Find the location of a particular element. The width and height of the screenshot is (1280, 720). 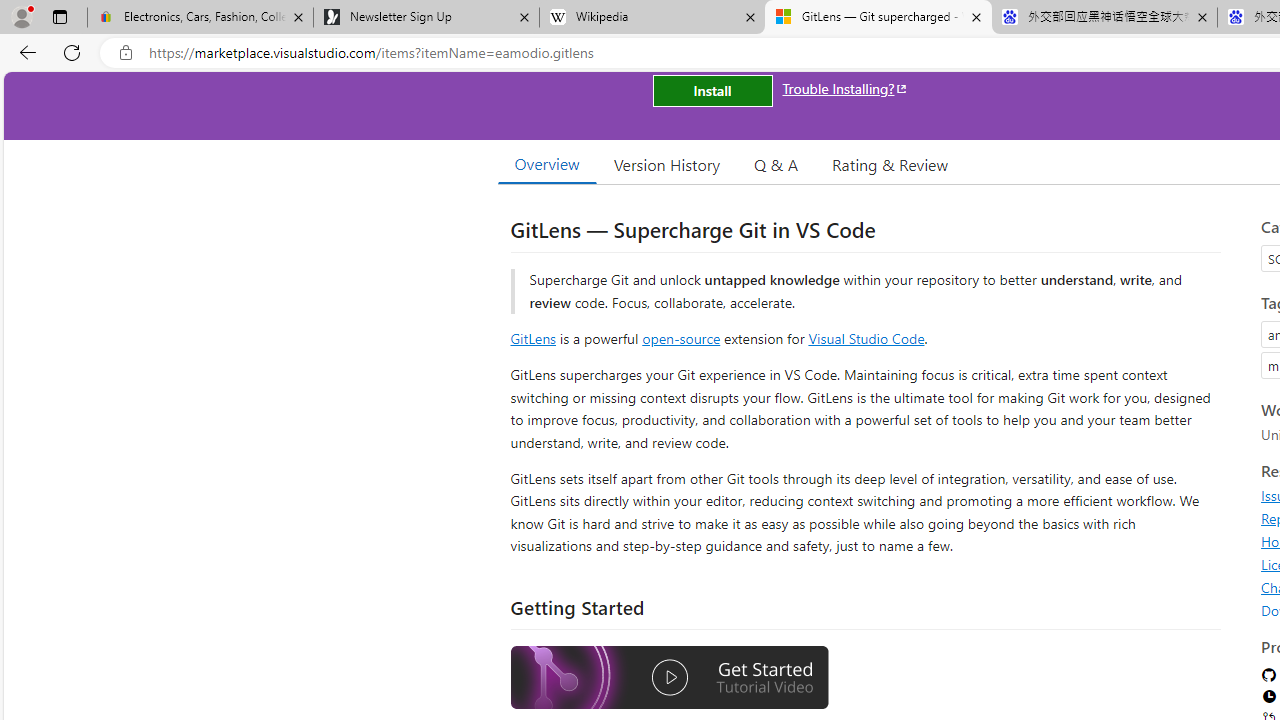

'open-source' is located at coordinates (681, 337).